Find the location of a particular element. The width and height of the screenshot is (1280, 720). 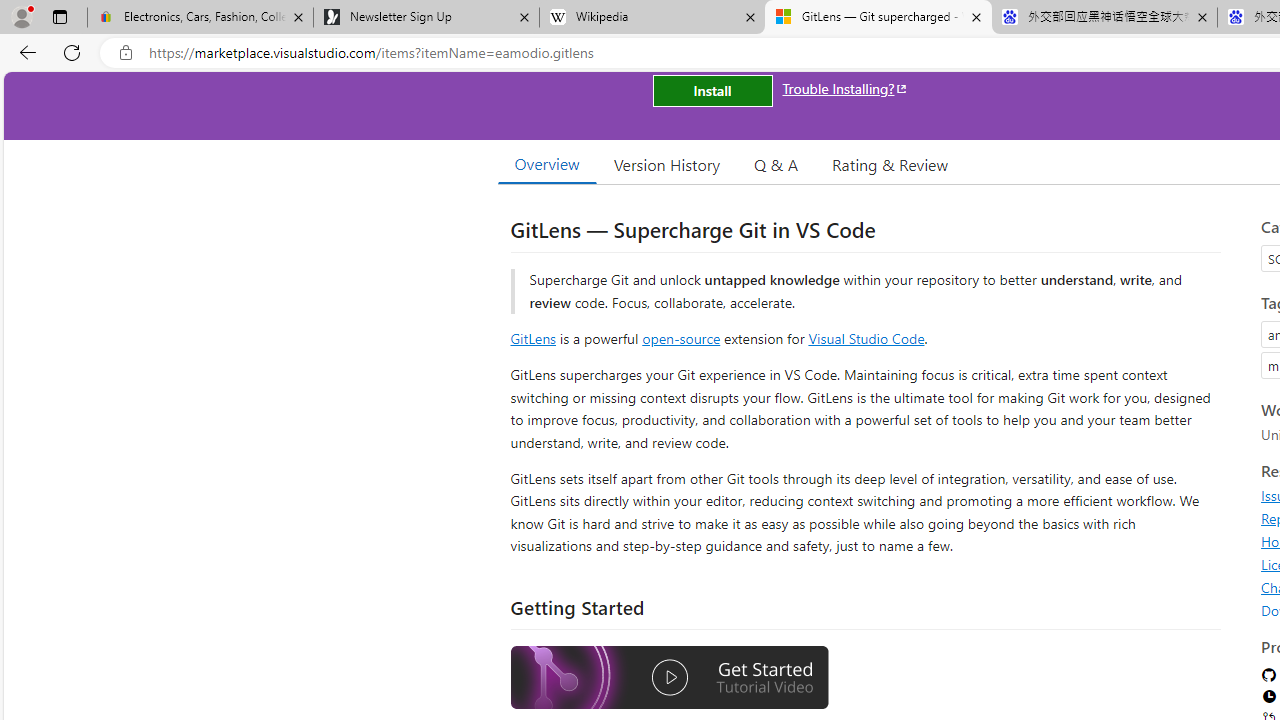

'open-source' is located at coordinates (681, 337).